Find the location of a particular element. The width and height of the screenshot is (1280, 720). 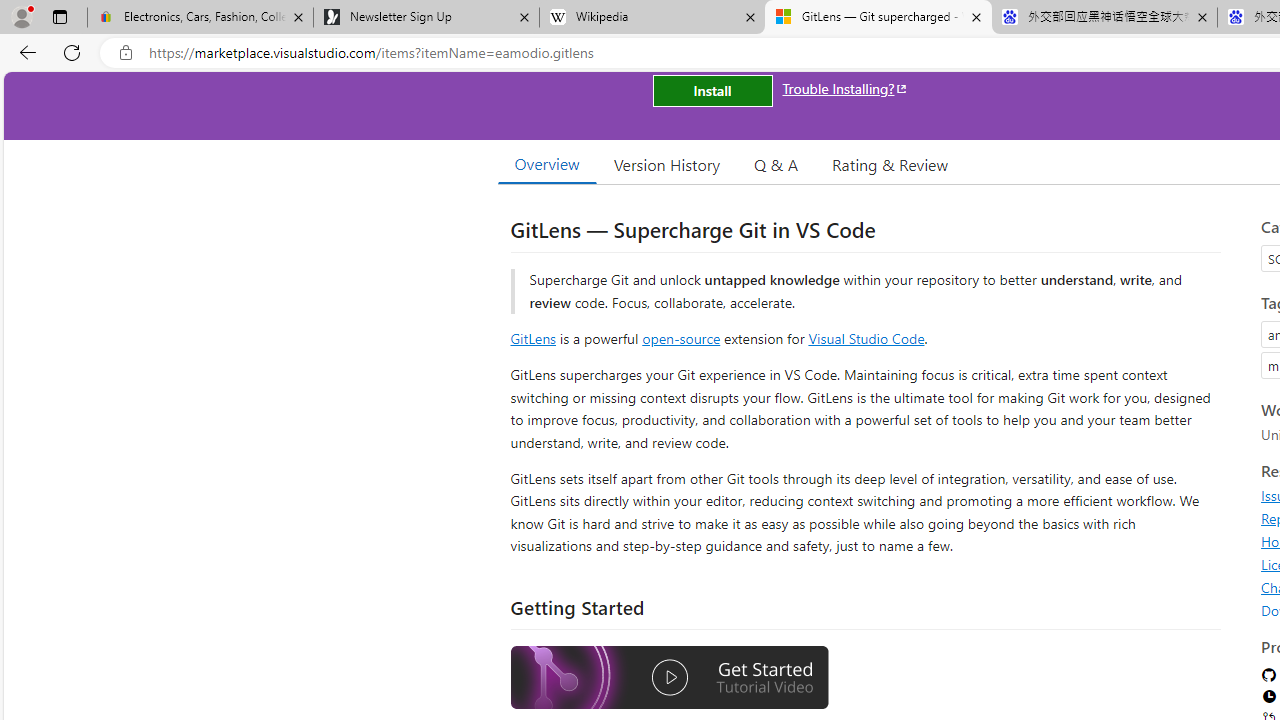

'open-source' is located at coordinates (681, 337).